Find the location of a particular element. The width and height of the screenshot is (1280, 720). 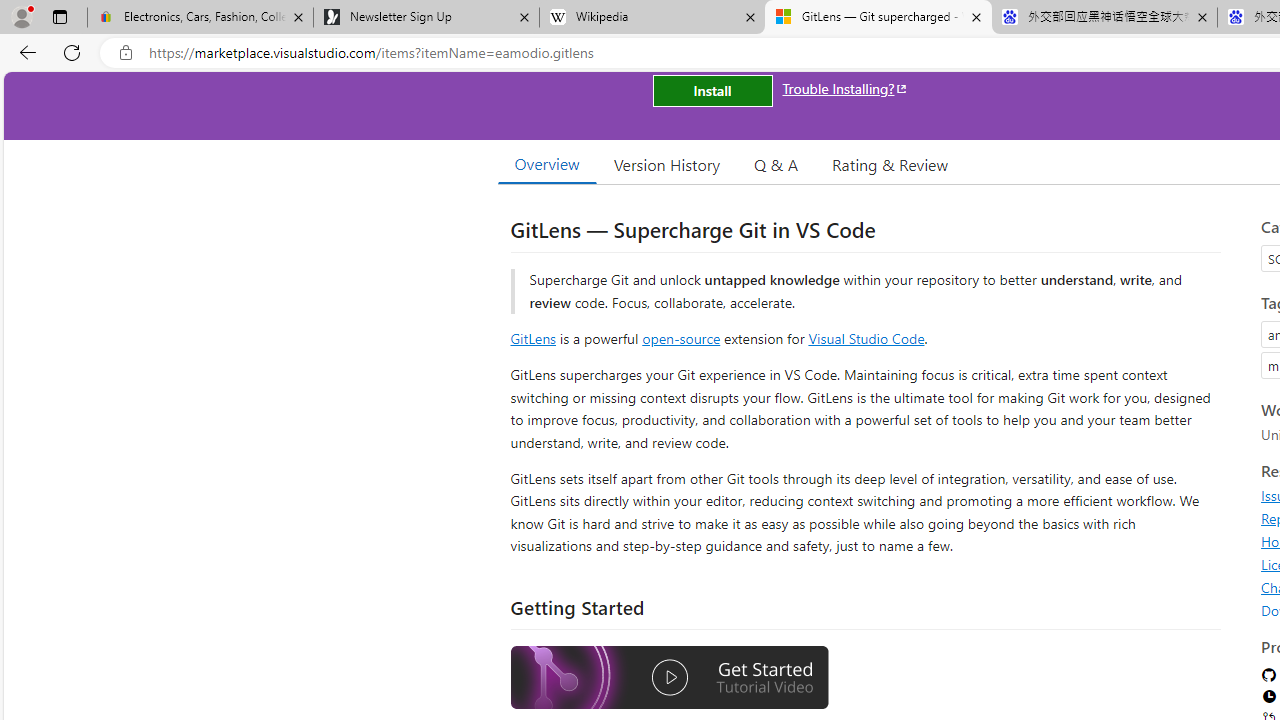

'open-source' is located at coordinates (681, 337).